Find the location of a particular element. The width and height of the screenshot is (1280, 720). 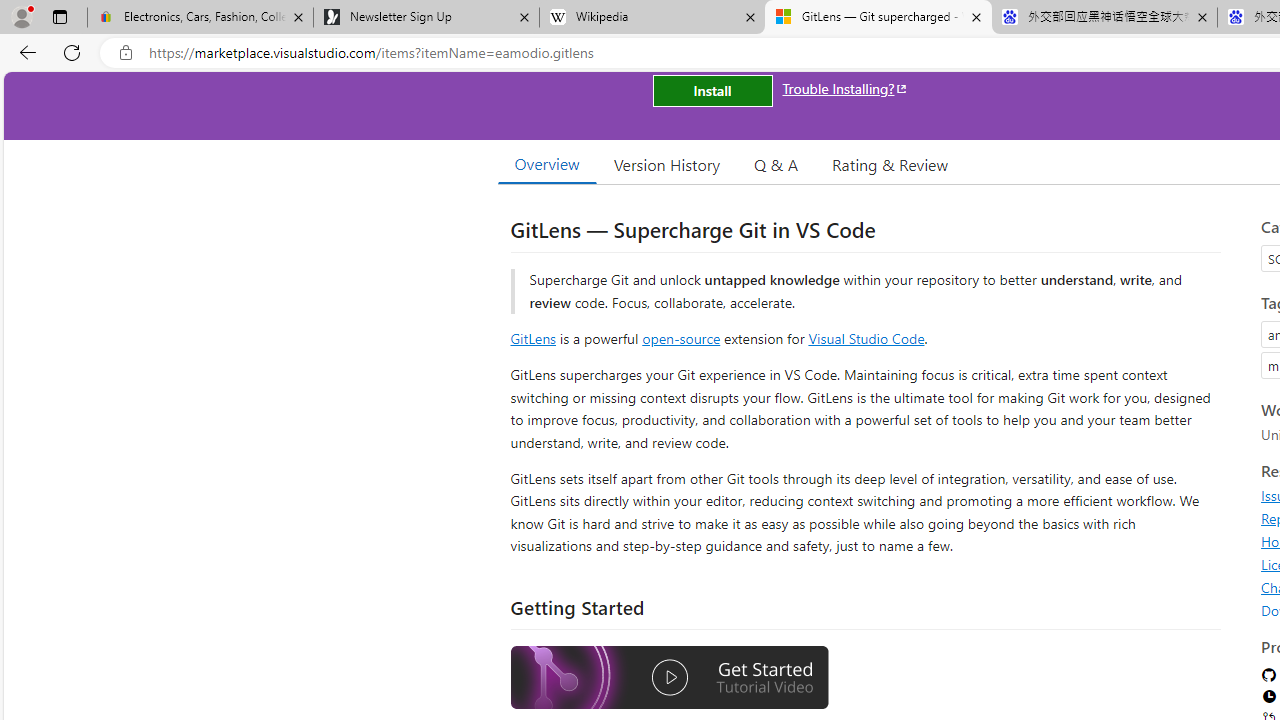

'open-source' is located at coordinates (681, 337).